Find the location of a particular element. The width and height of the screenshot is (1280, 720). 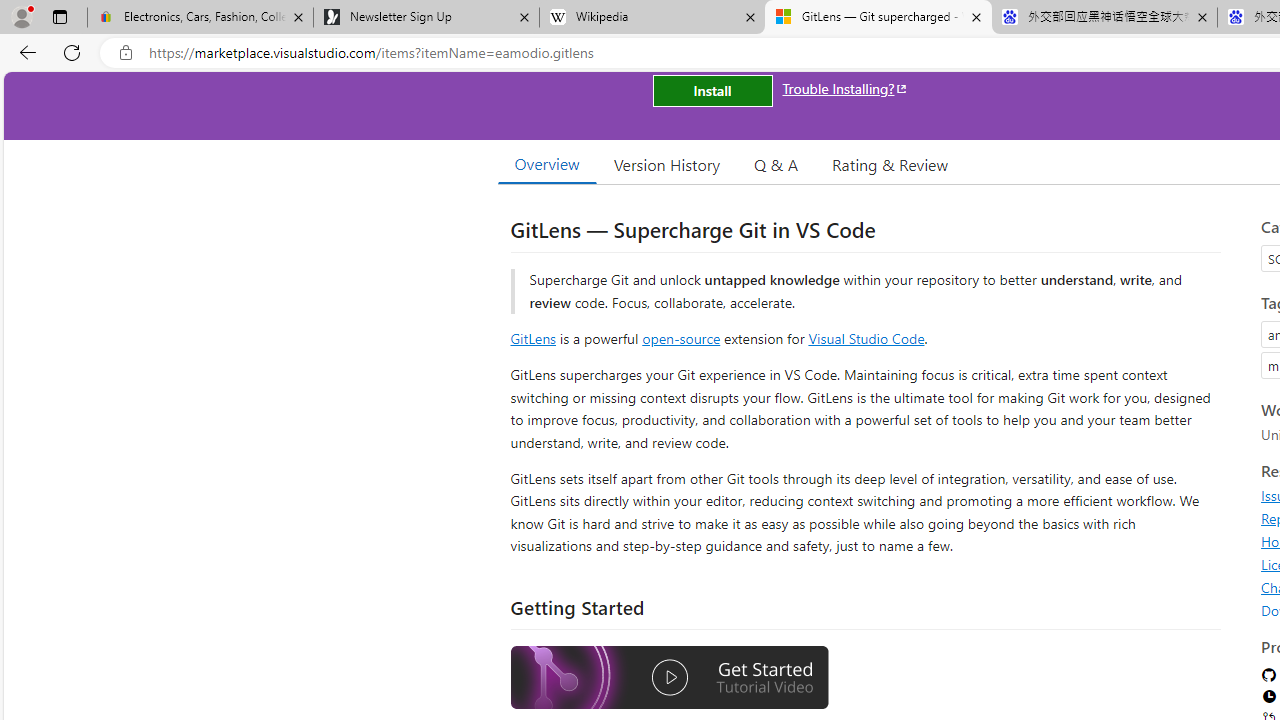

'open-source' is located at coordinates (681, 337).